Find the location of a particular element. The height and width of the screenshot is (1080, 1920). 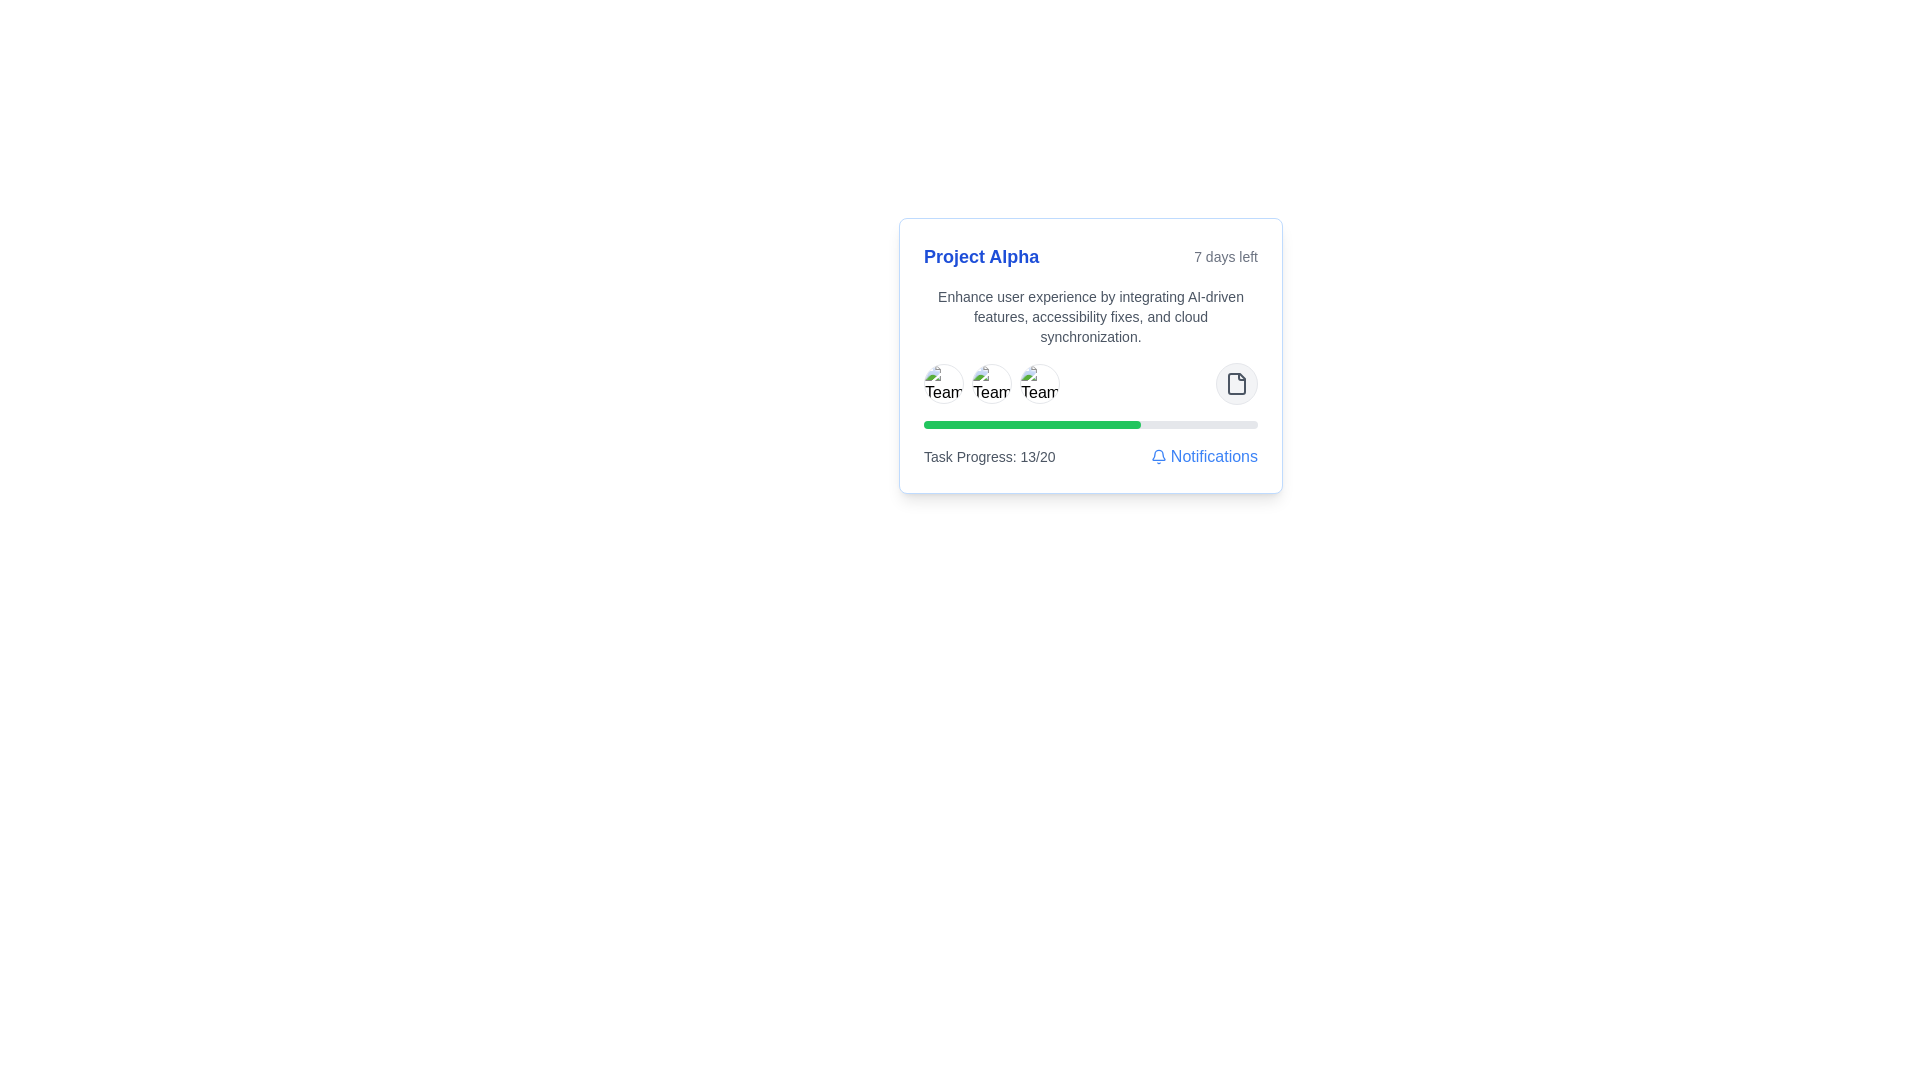

the file-related action icon located in the lower-right section of the interface, which is the second icon in a horizontal alignment of icons is located at coordinates (1236, 384).